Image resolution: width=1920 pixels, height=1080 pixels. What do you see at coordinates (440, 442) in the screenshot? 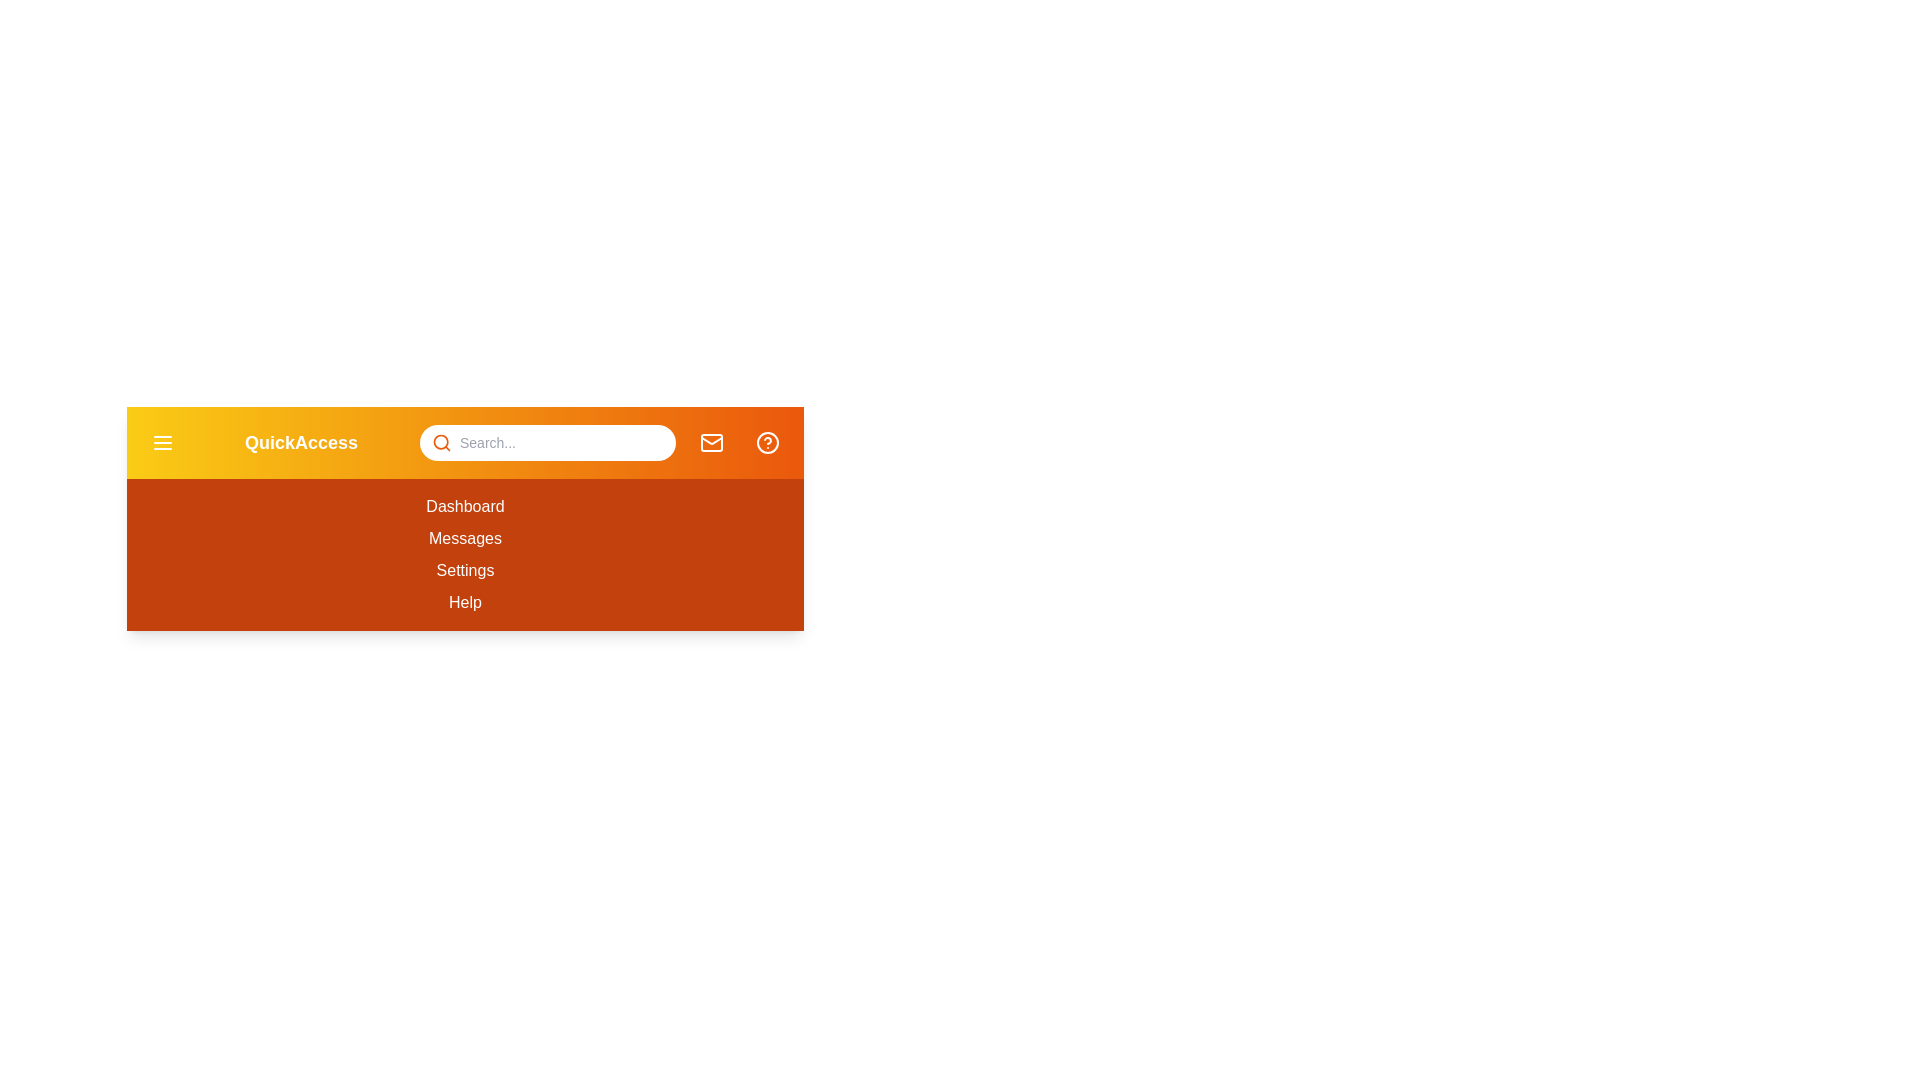
I see `the orange magnifying glass icon located to the left of the search input field, near the placeholder text 'Search...'` at bounding box center [440, 442].